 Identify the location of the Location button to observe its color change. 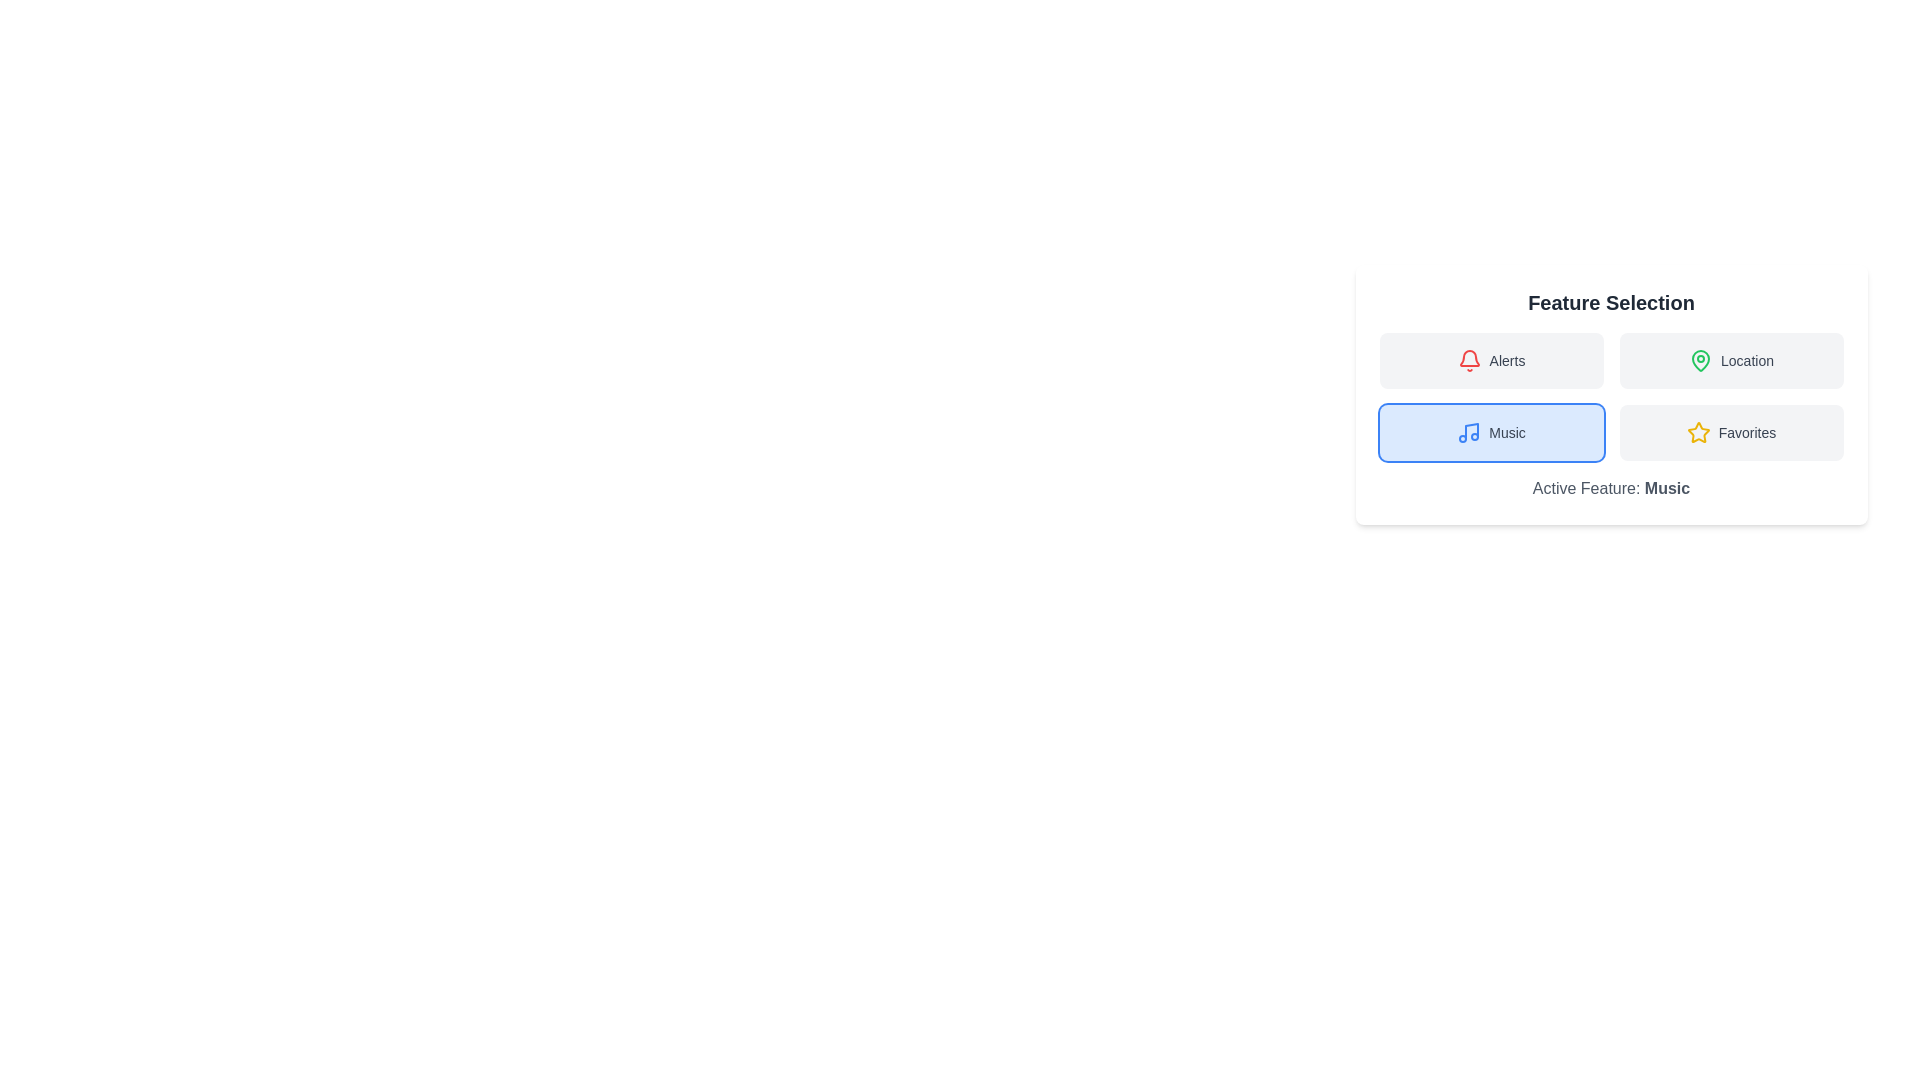
(1730, 361).